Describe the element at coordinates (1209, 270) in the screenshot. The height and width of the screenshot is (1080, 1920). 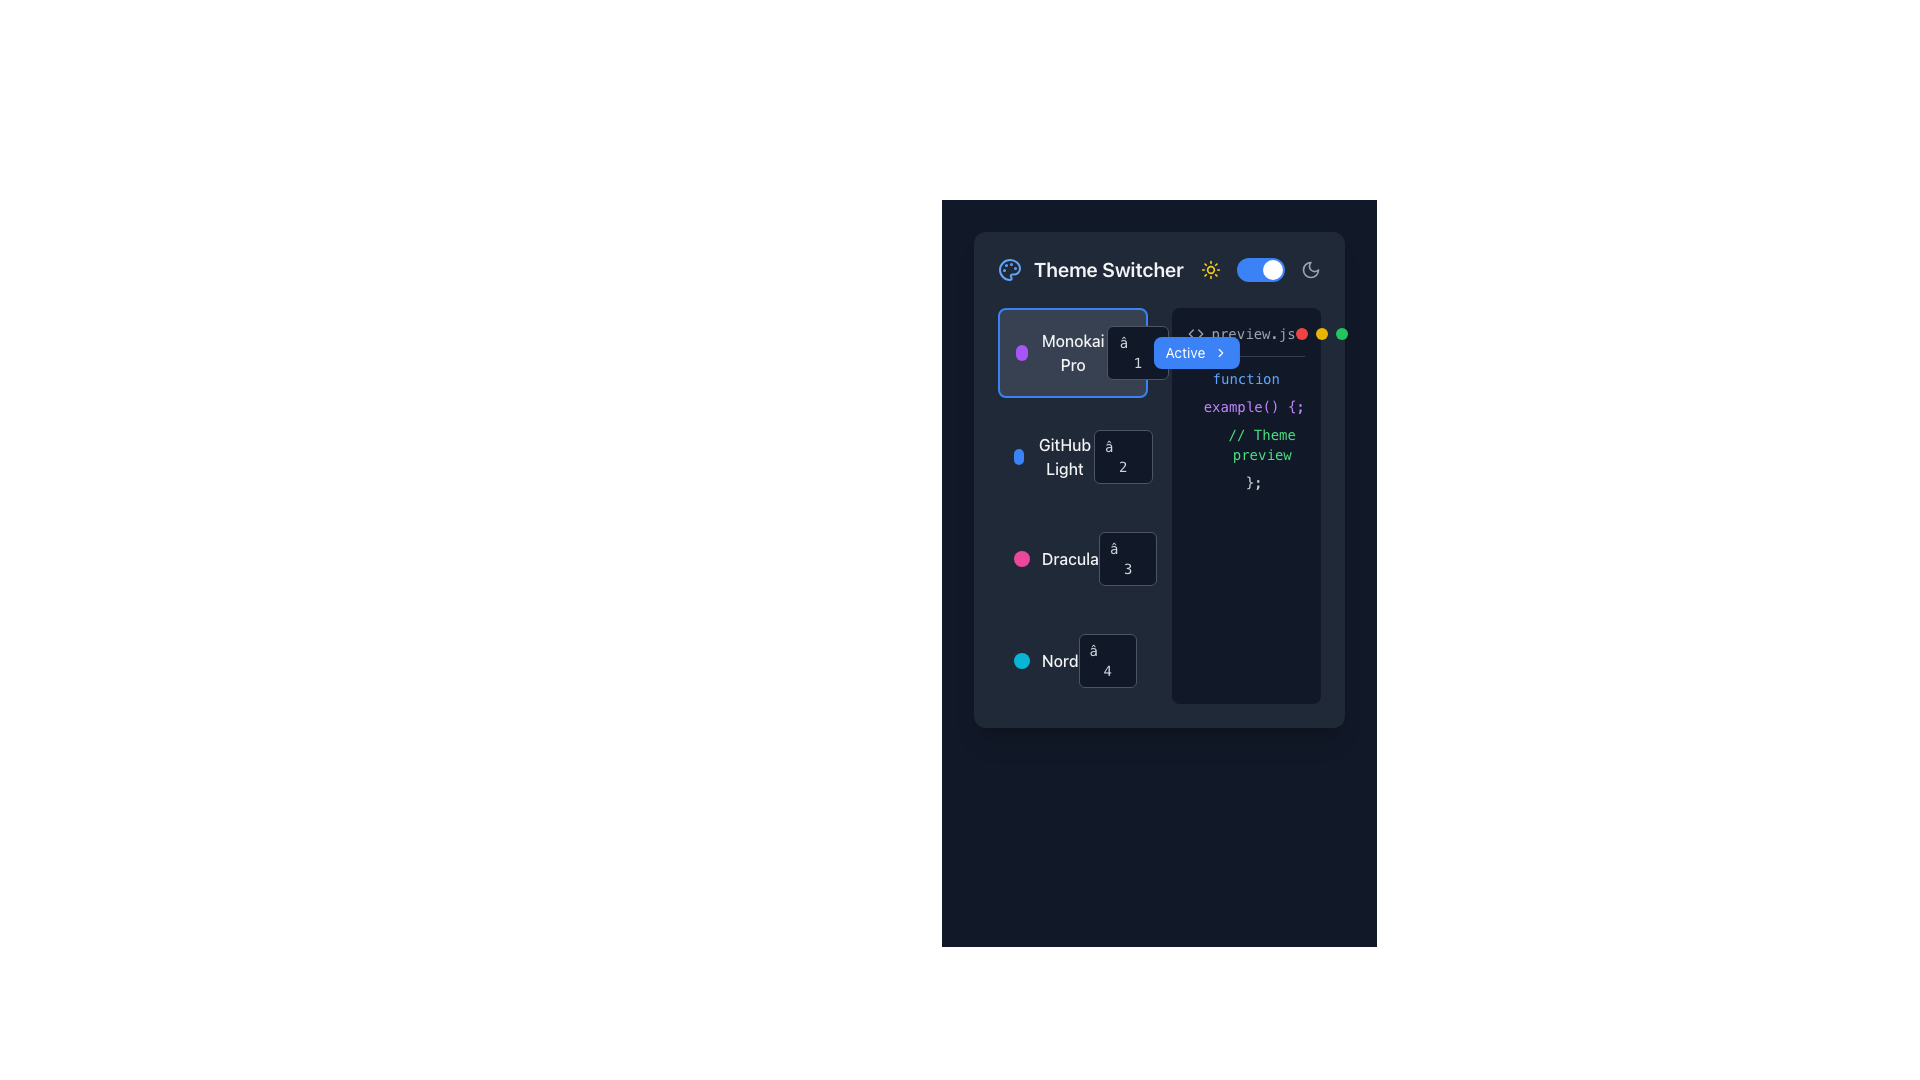
I see `the light theme mode icon located in the header area of the theme switcher interface, which is positioned to the left of the toggle switch and to the right of the header text` at that location.